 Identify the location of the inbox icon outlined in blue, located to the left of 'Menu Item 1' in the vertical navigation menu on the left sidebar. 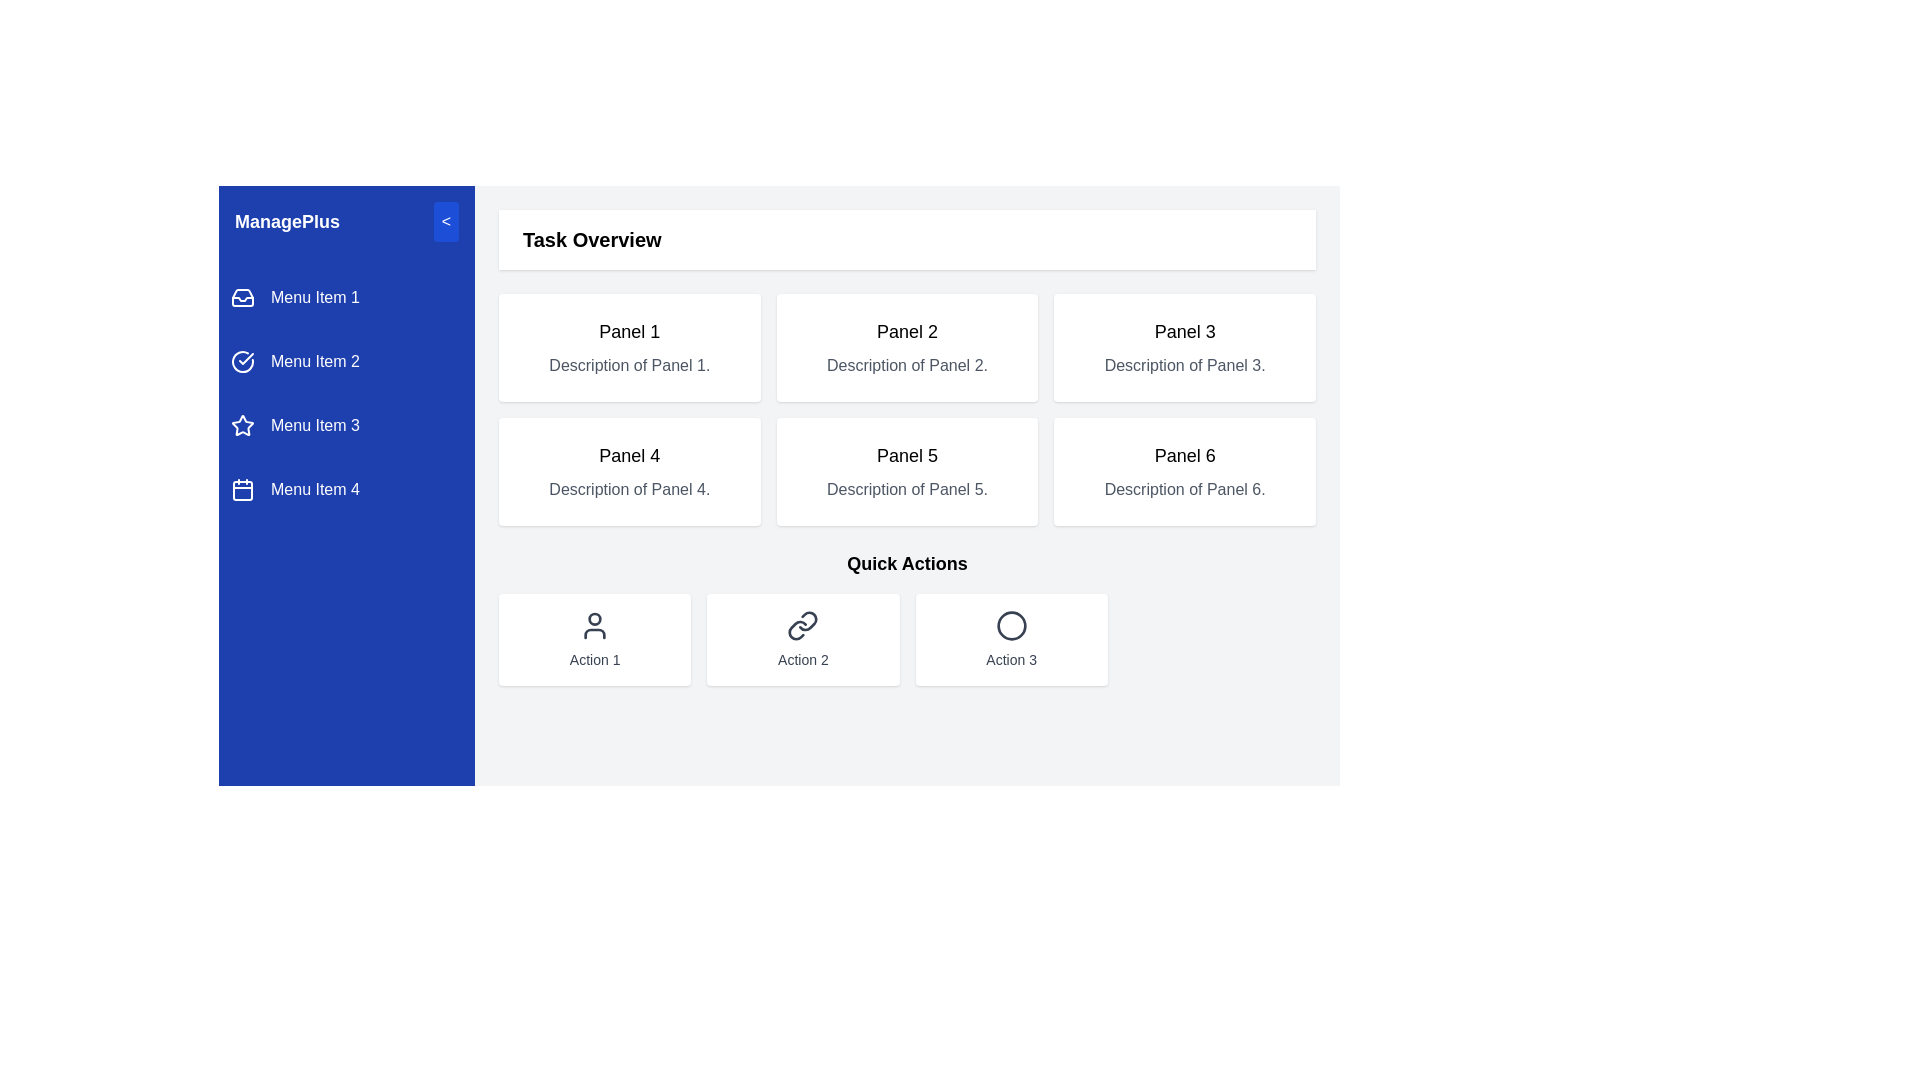
(242, 297).